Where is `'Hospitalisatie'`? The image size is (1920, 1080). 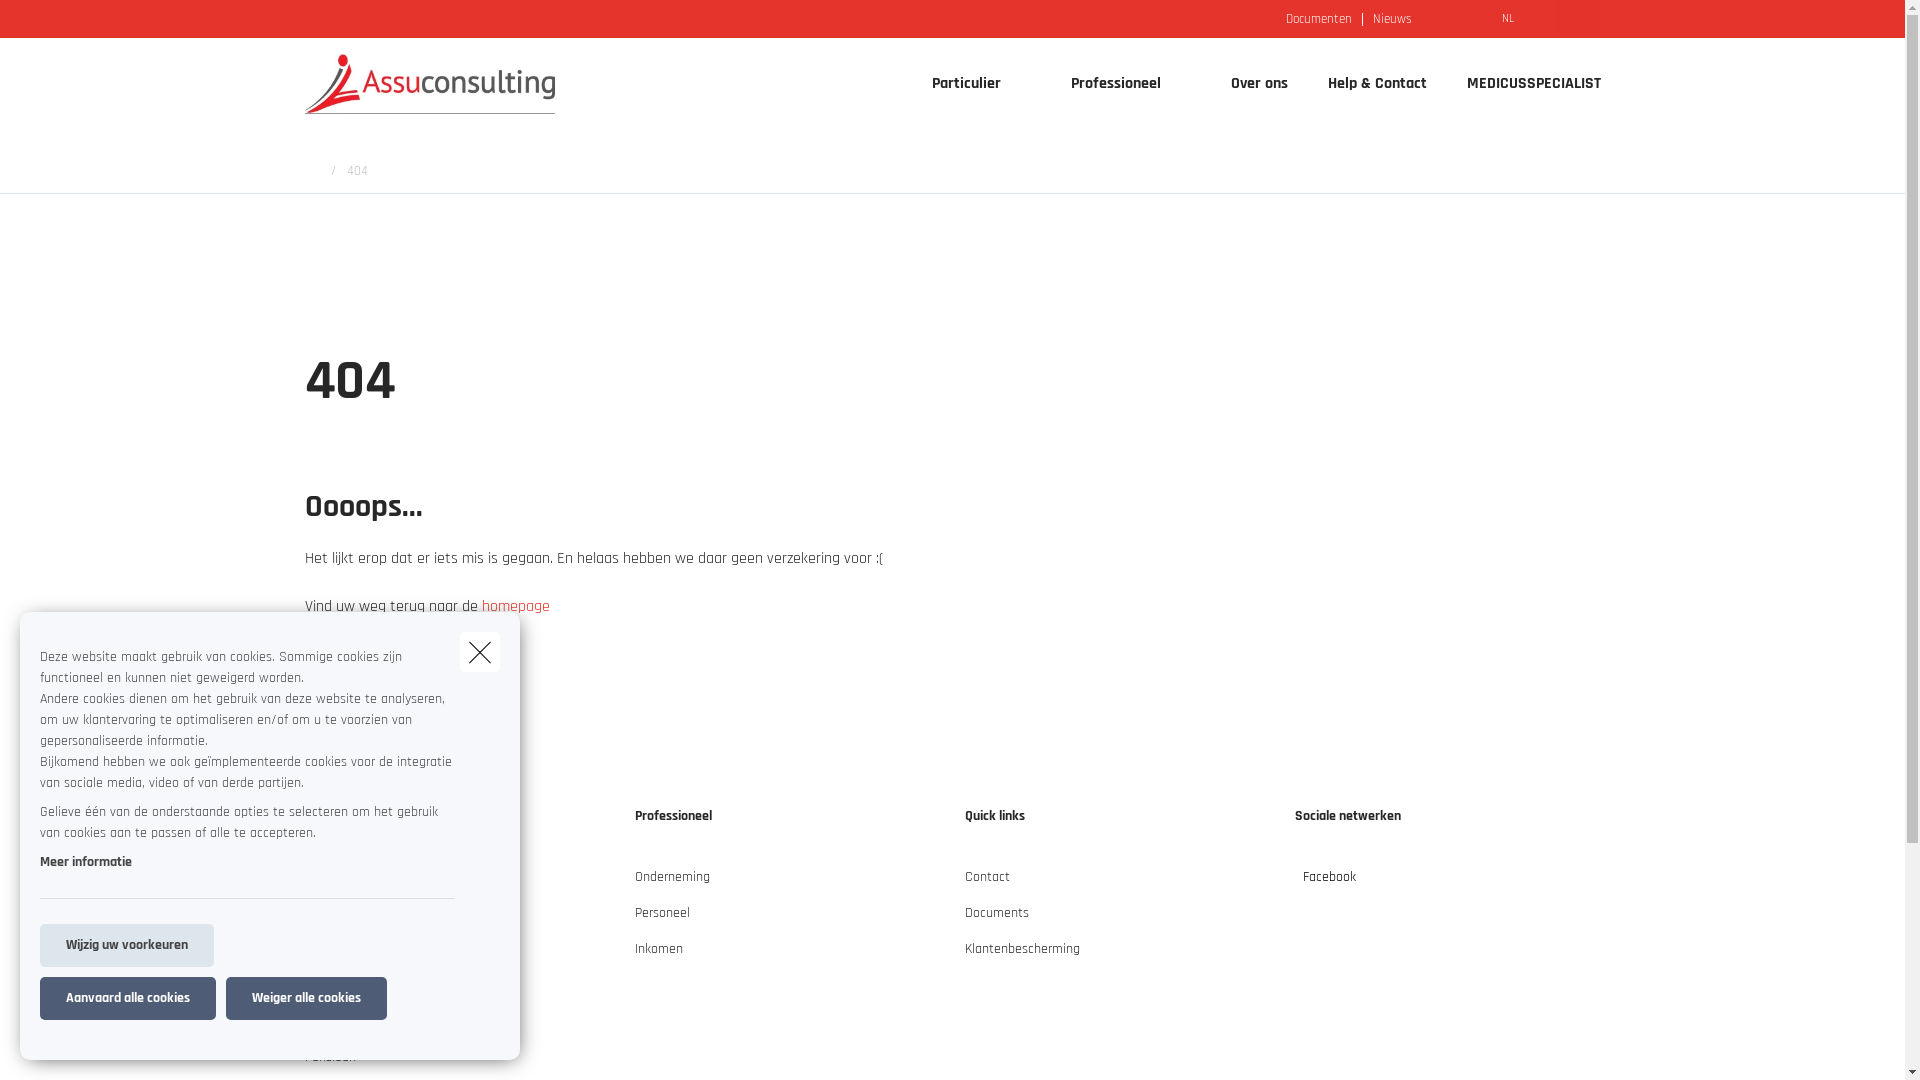
'Hospitalisatie' is located at coordinates (342, 992).